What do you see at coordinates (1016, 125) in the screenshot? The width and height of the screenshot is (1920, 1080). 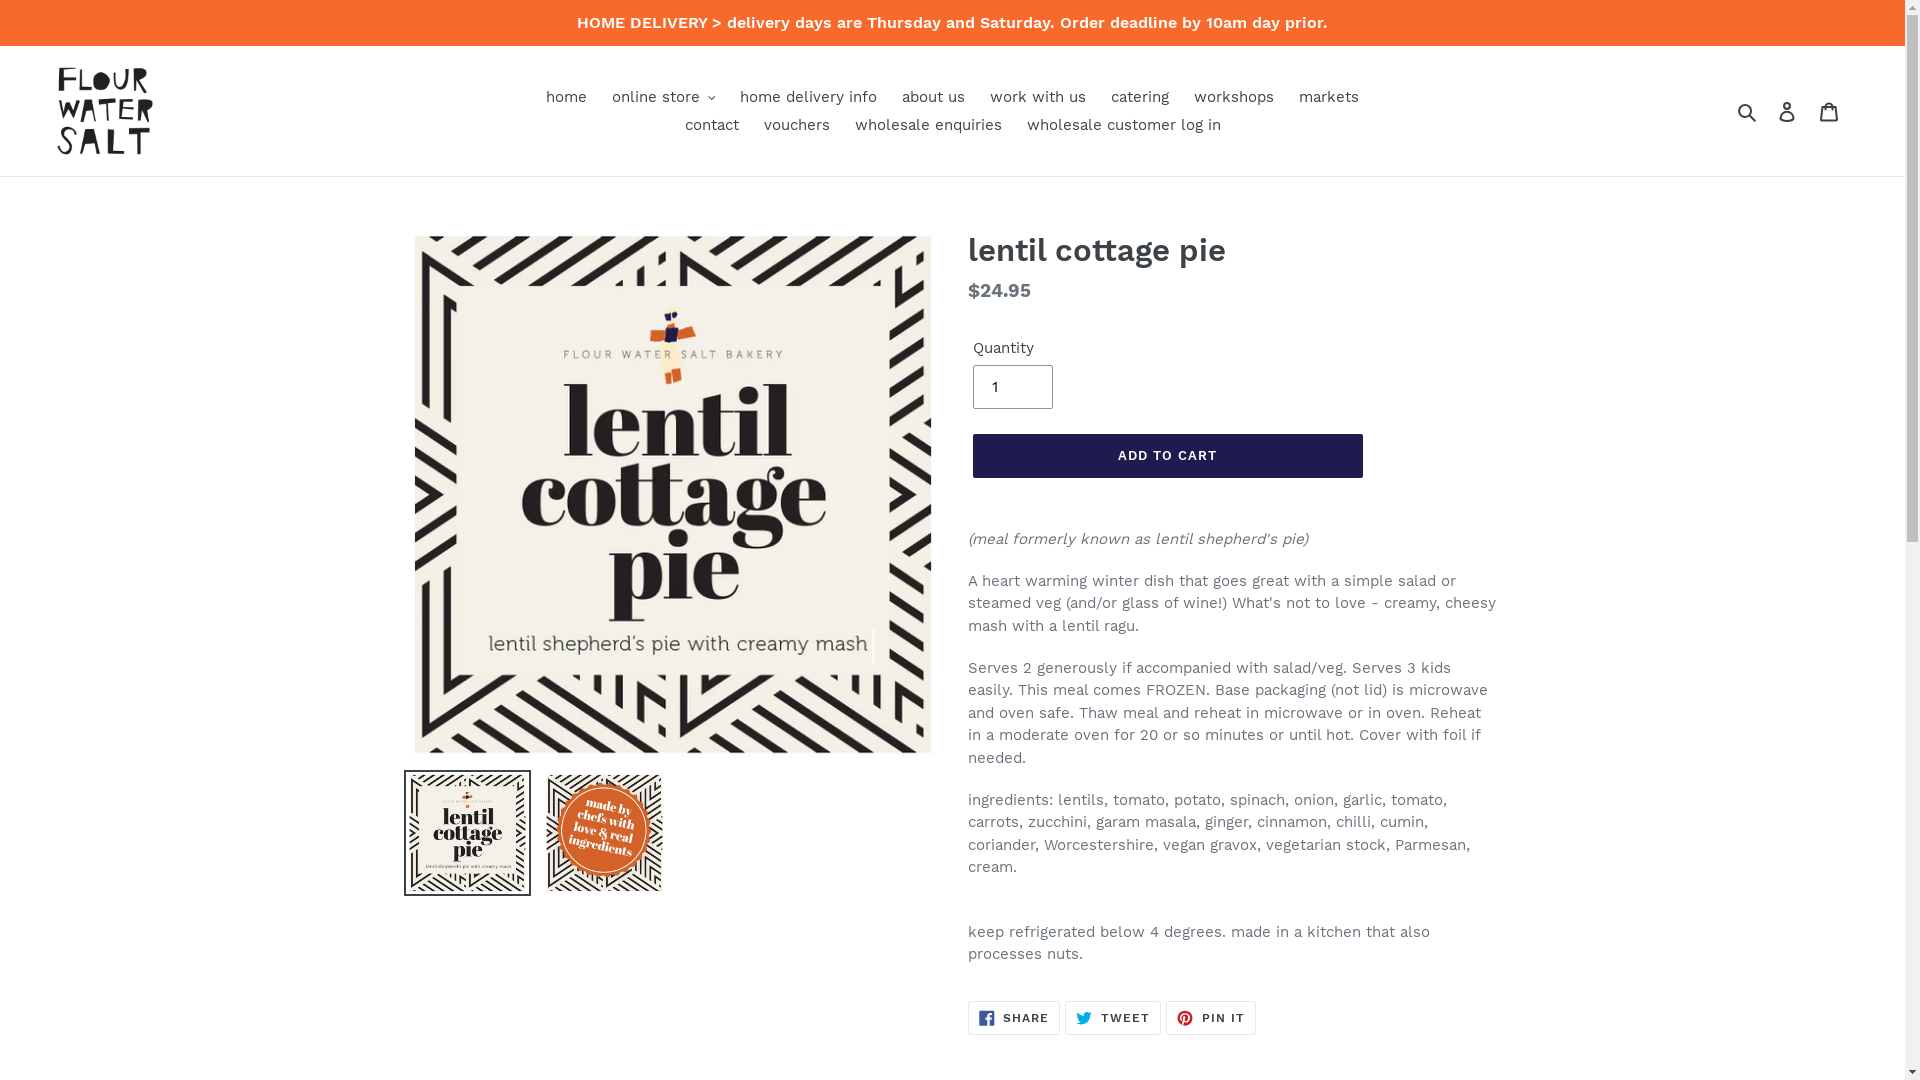 I see `'wholesale customer log in'` at bounding box center [1016, 125].